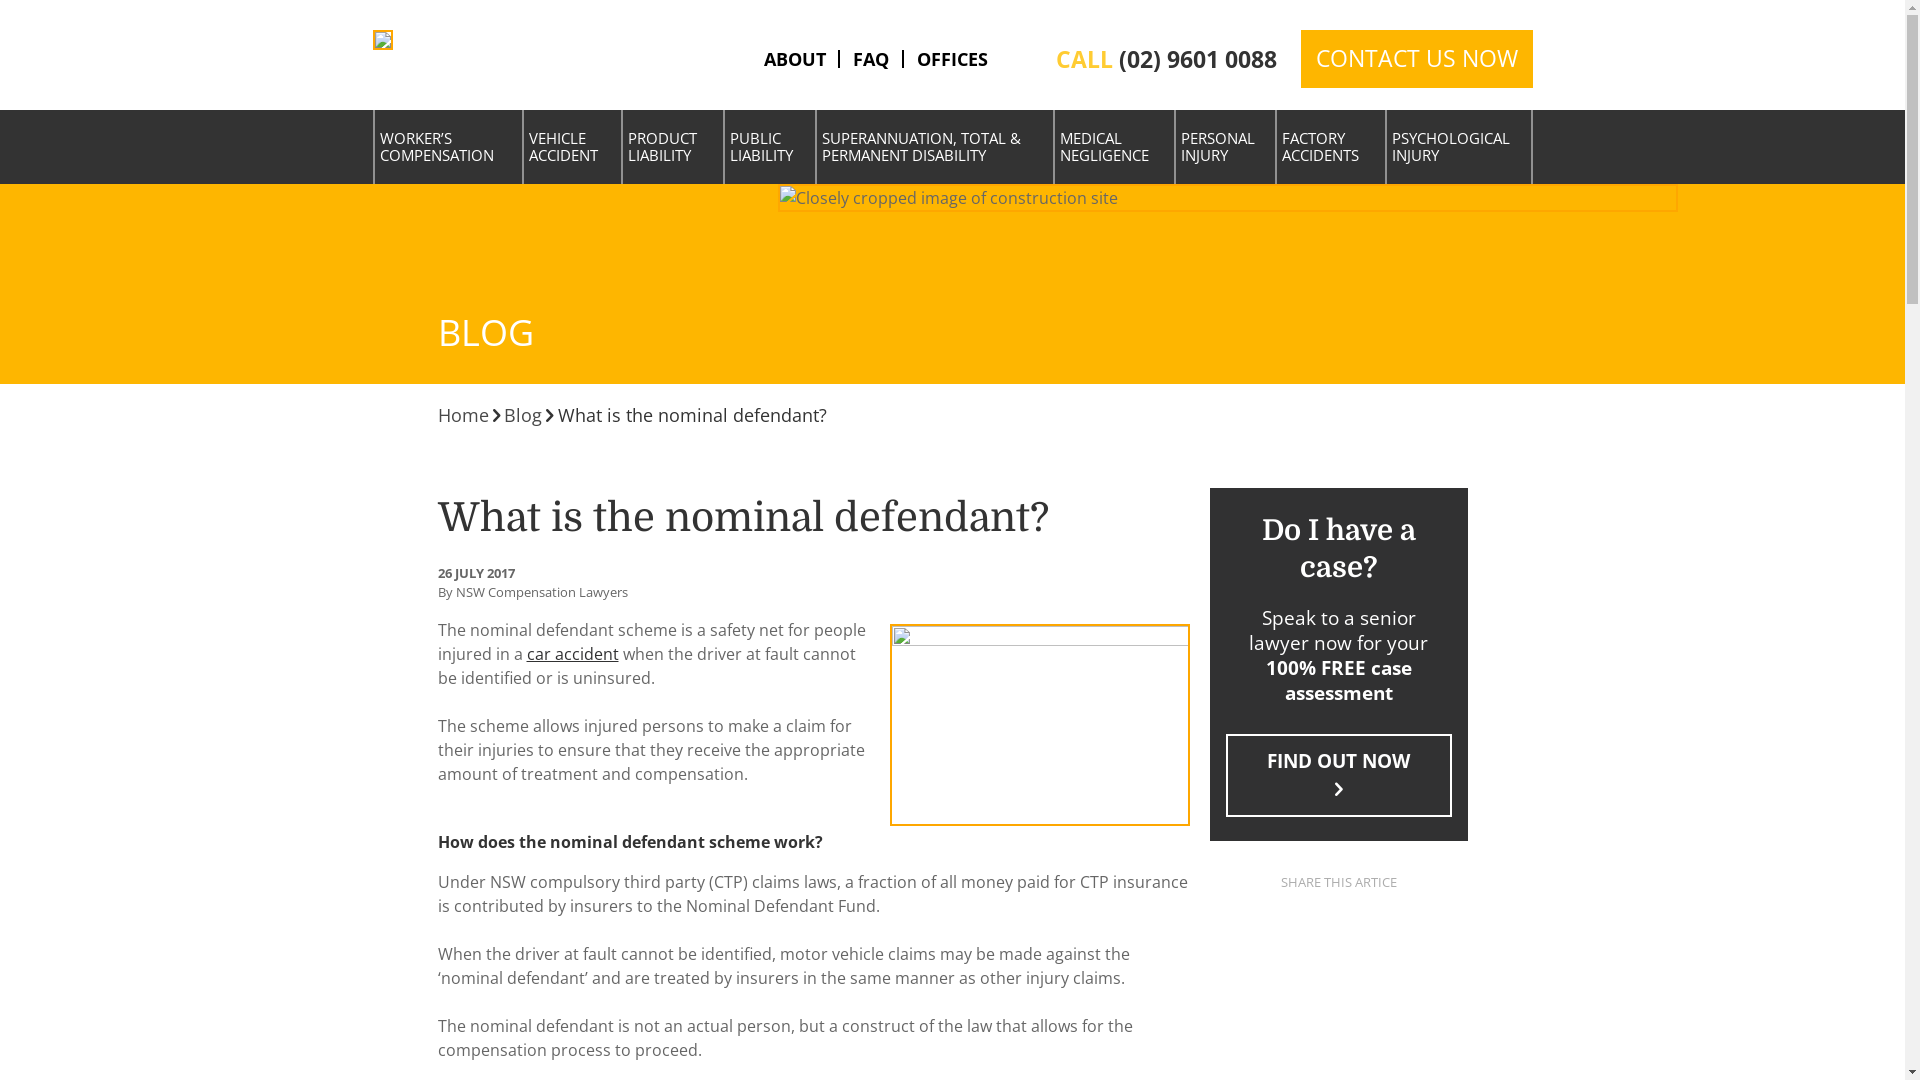 The width and height of the screenshot is (1920, 1080). What do you see at coordinates (526, 654) in the screenshot?
I see `'car accident'` at bounding box center [526, 654].